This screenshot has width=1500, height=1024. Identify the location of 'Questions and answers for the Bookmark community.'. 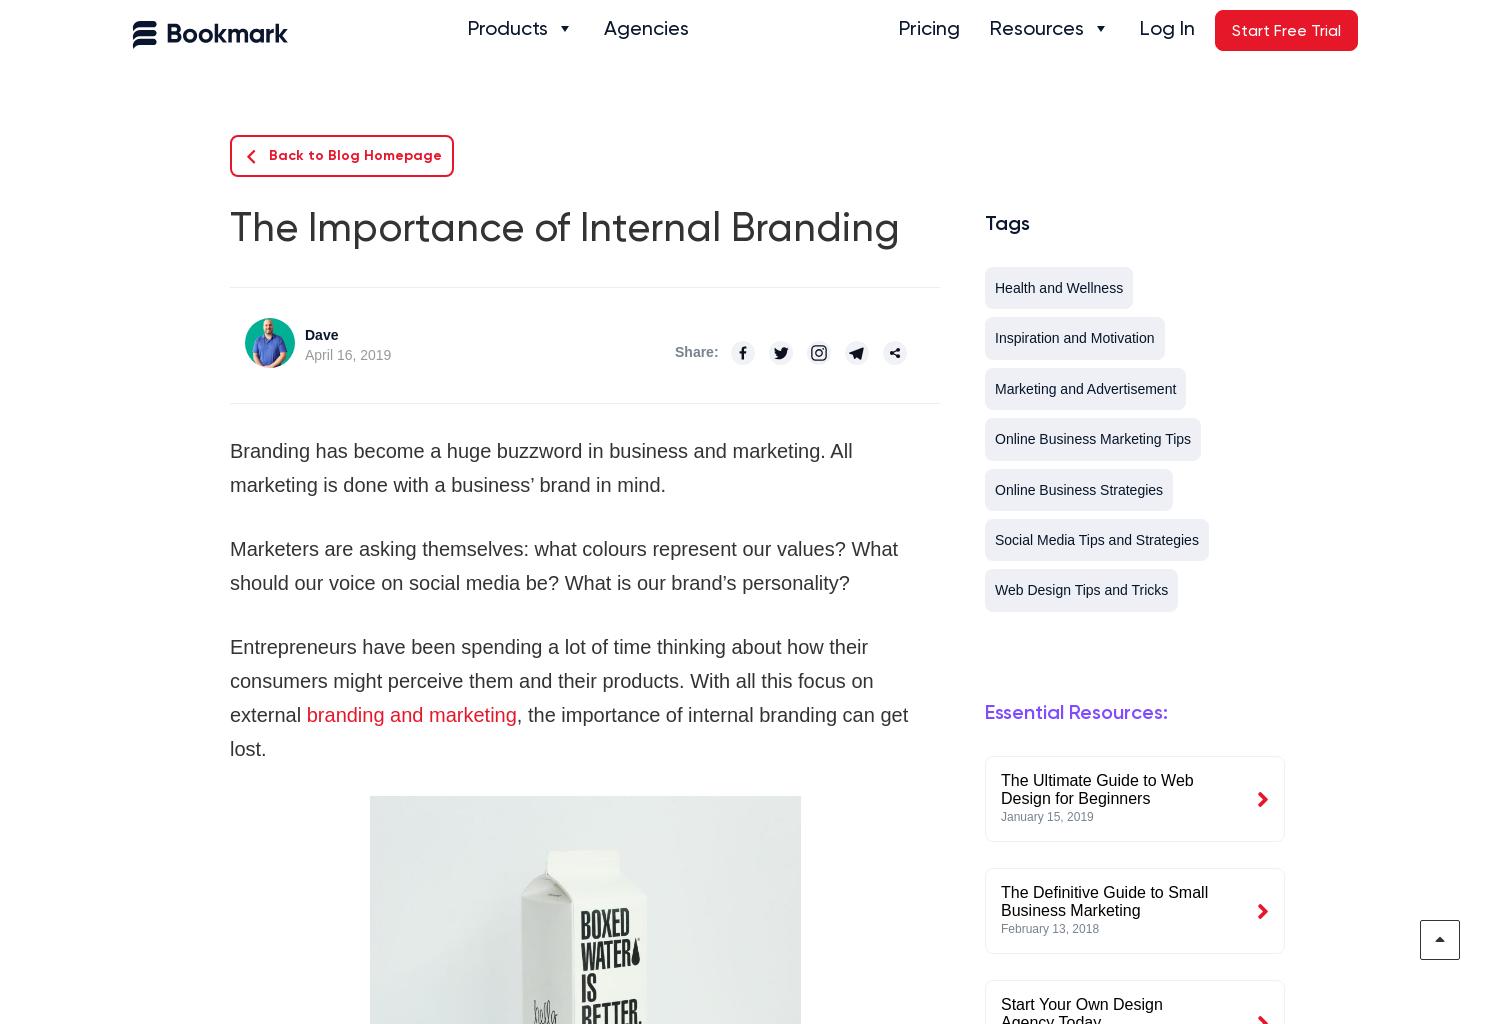
(1117, 366).